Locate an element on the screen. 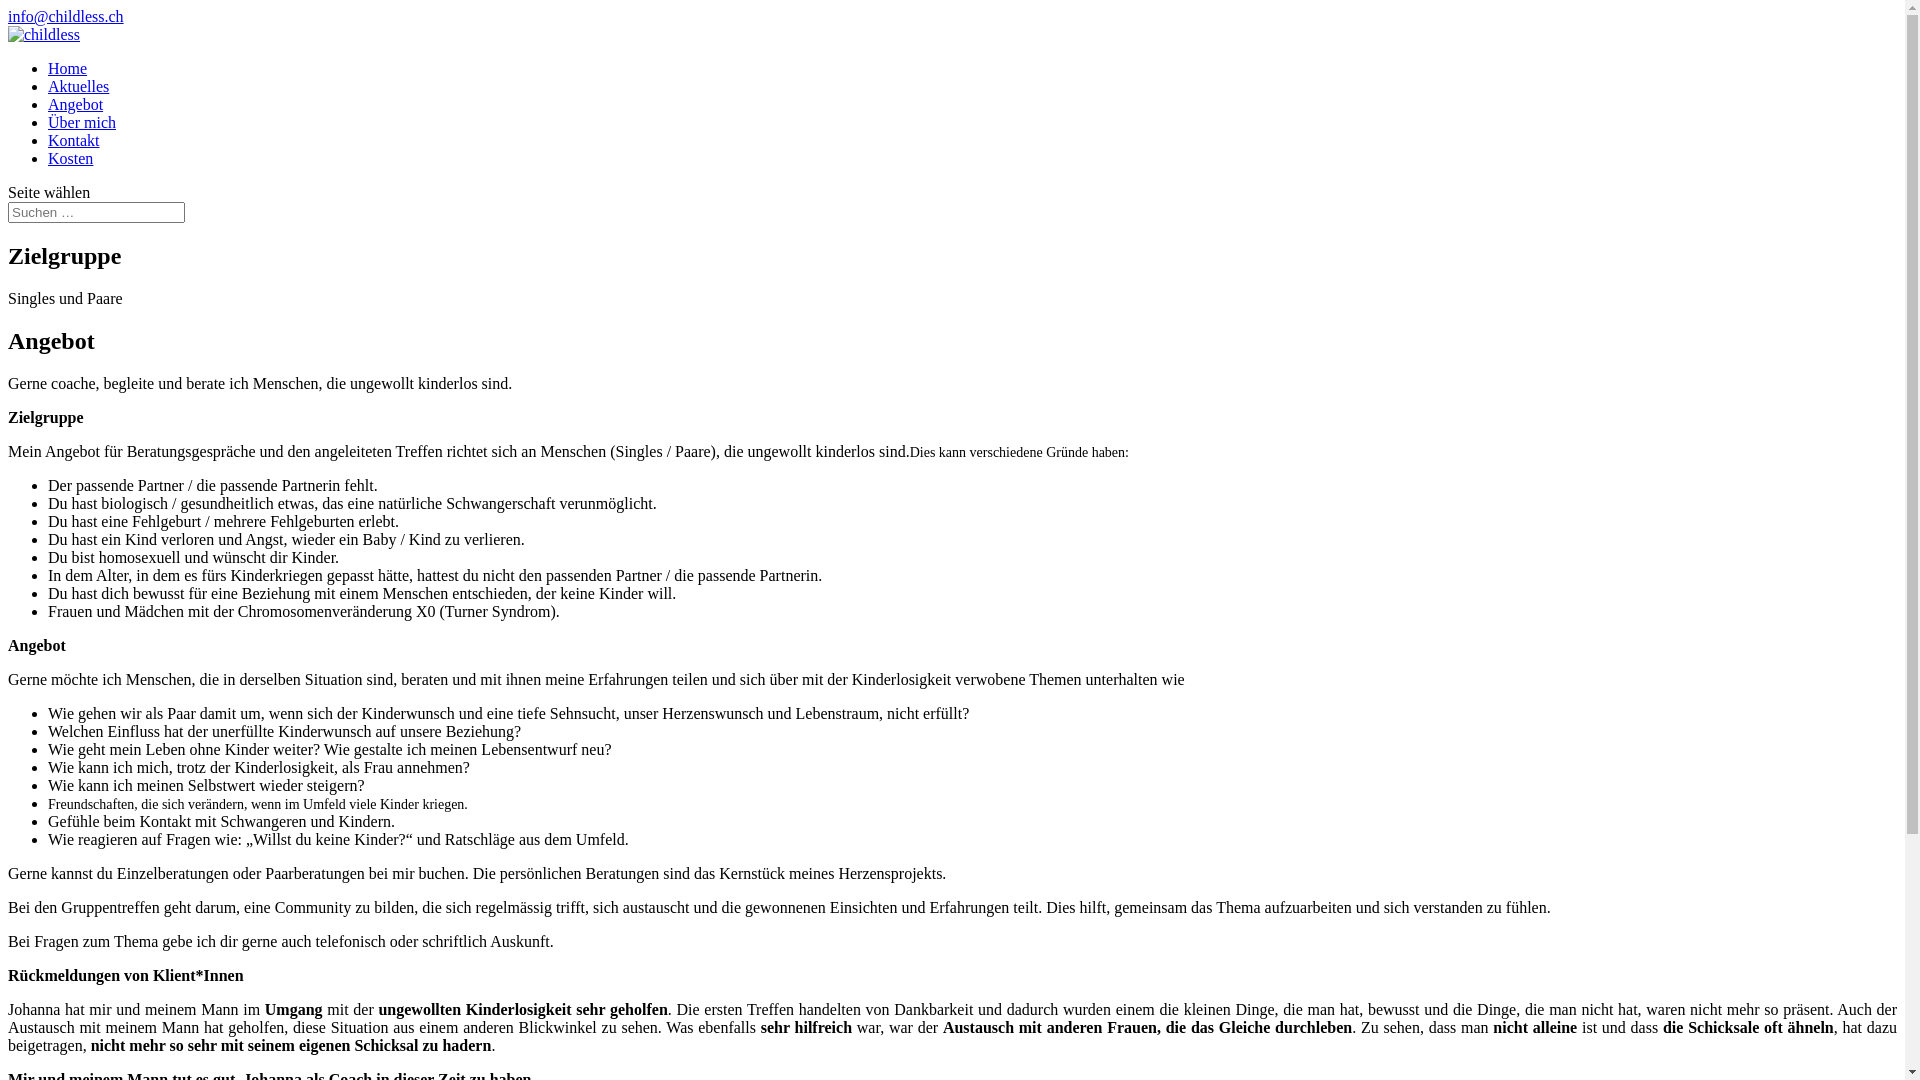 The image size is (1920, 1080). 'info@childless.ch' is located at coordinates (8, 16).